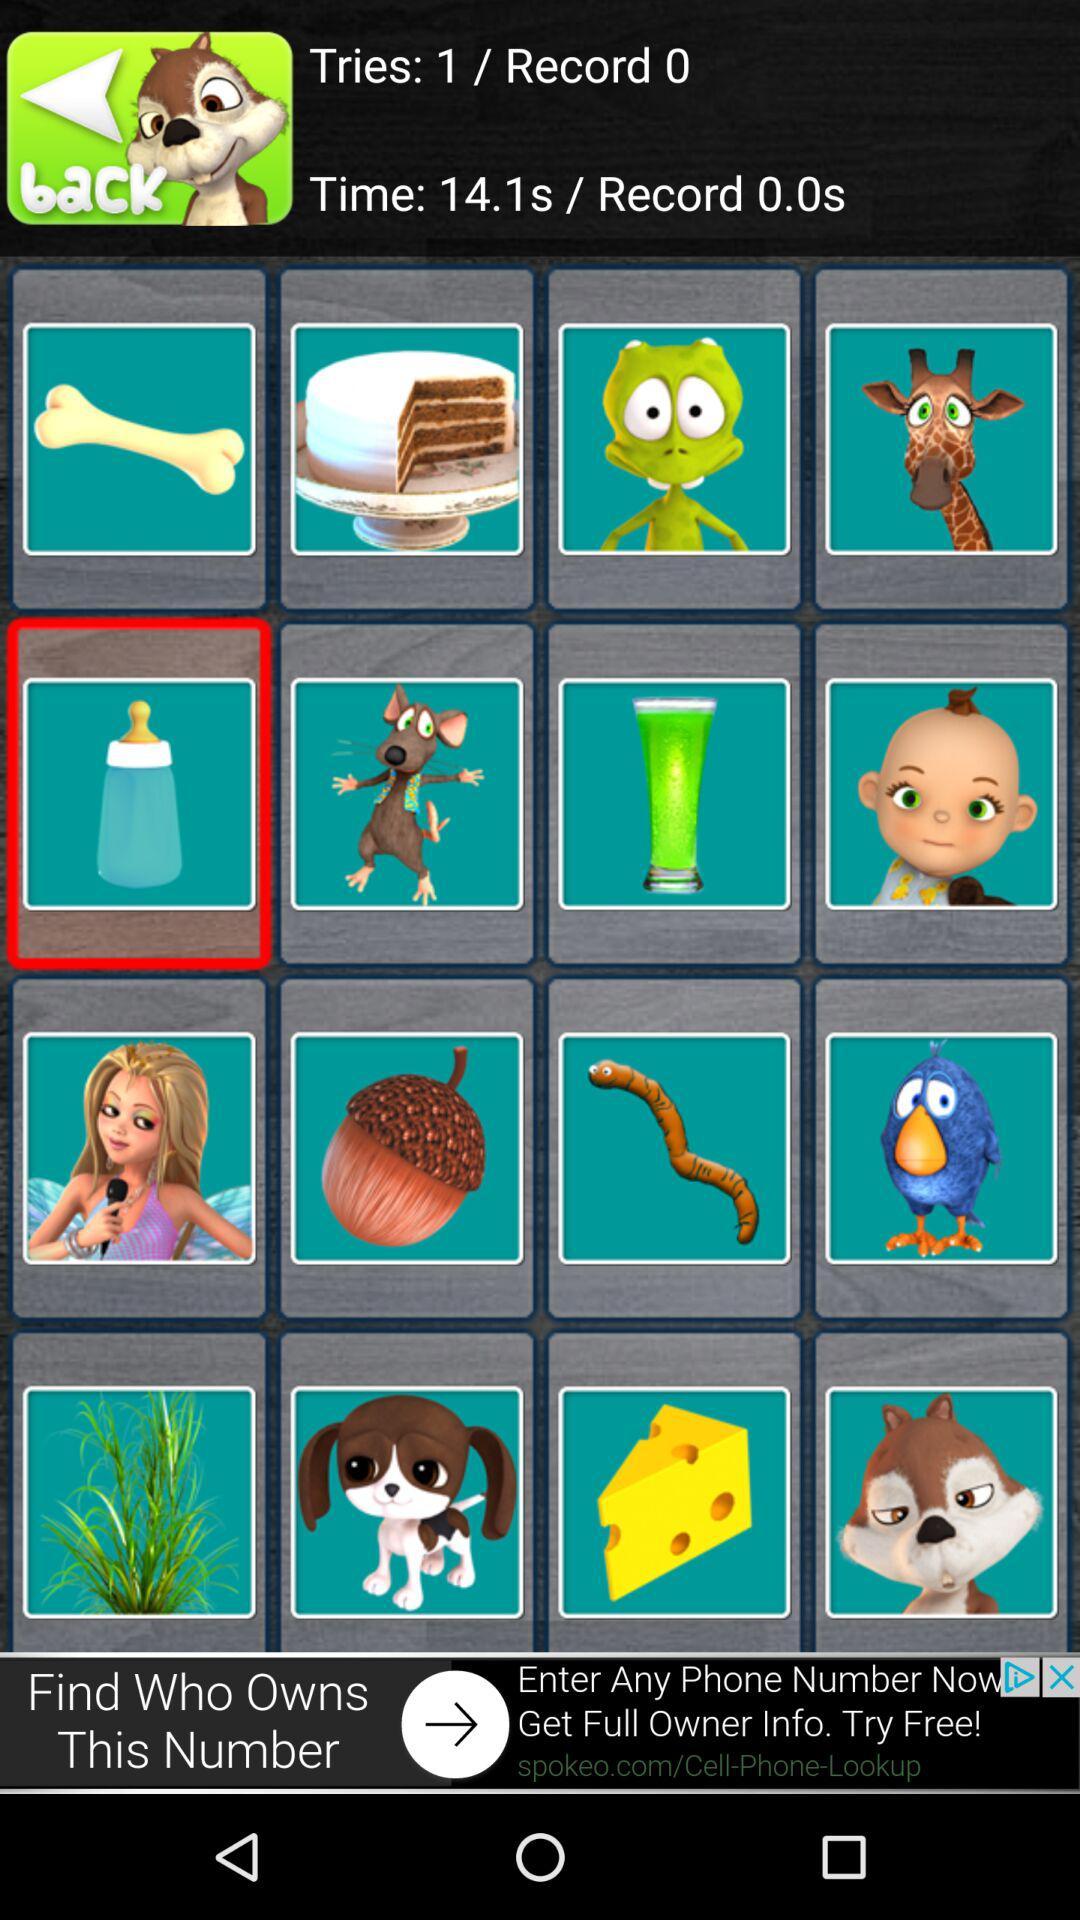  I want to click on the image which is below the cake, so click(406, 792).